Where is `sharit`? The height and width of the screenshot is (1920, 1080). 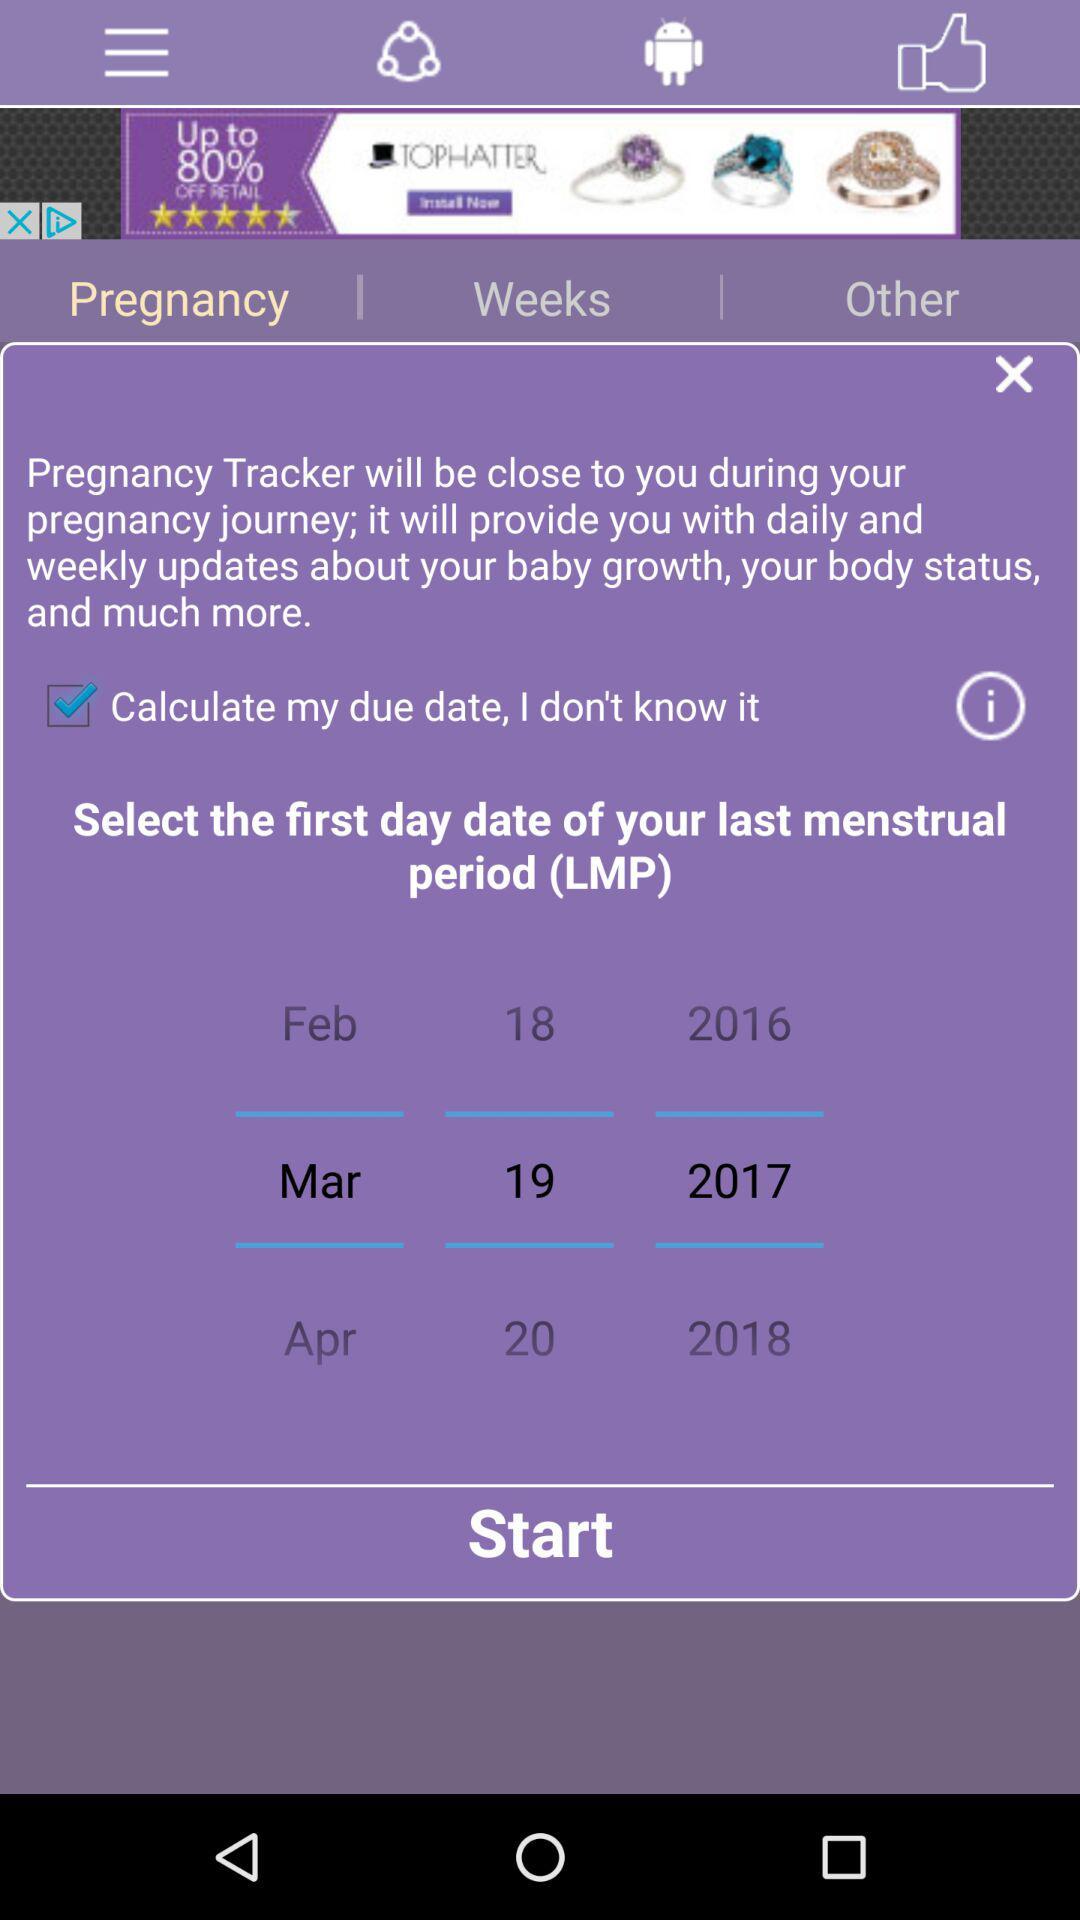 sharit is located at coordinates (407, 52).